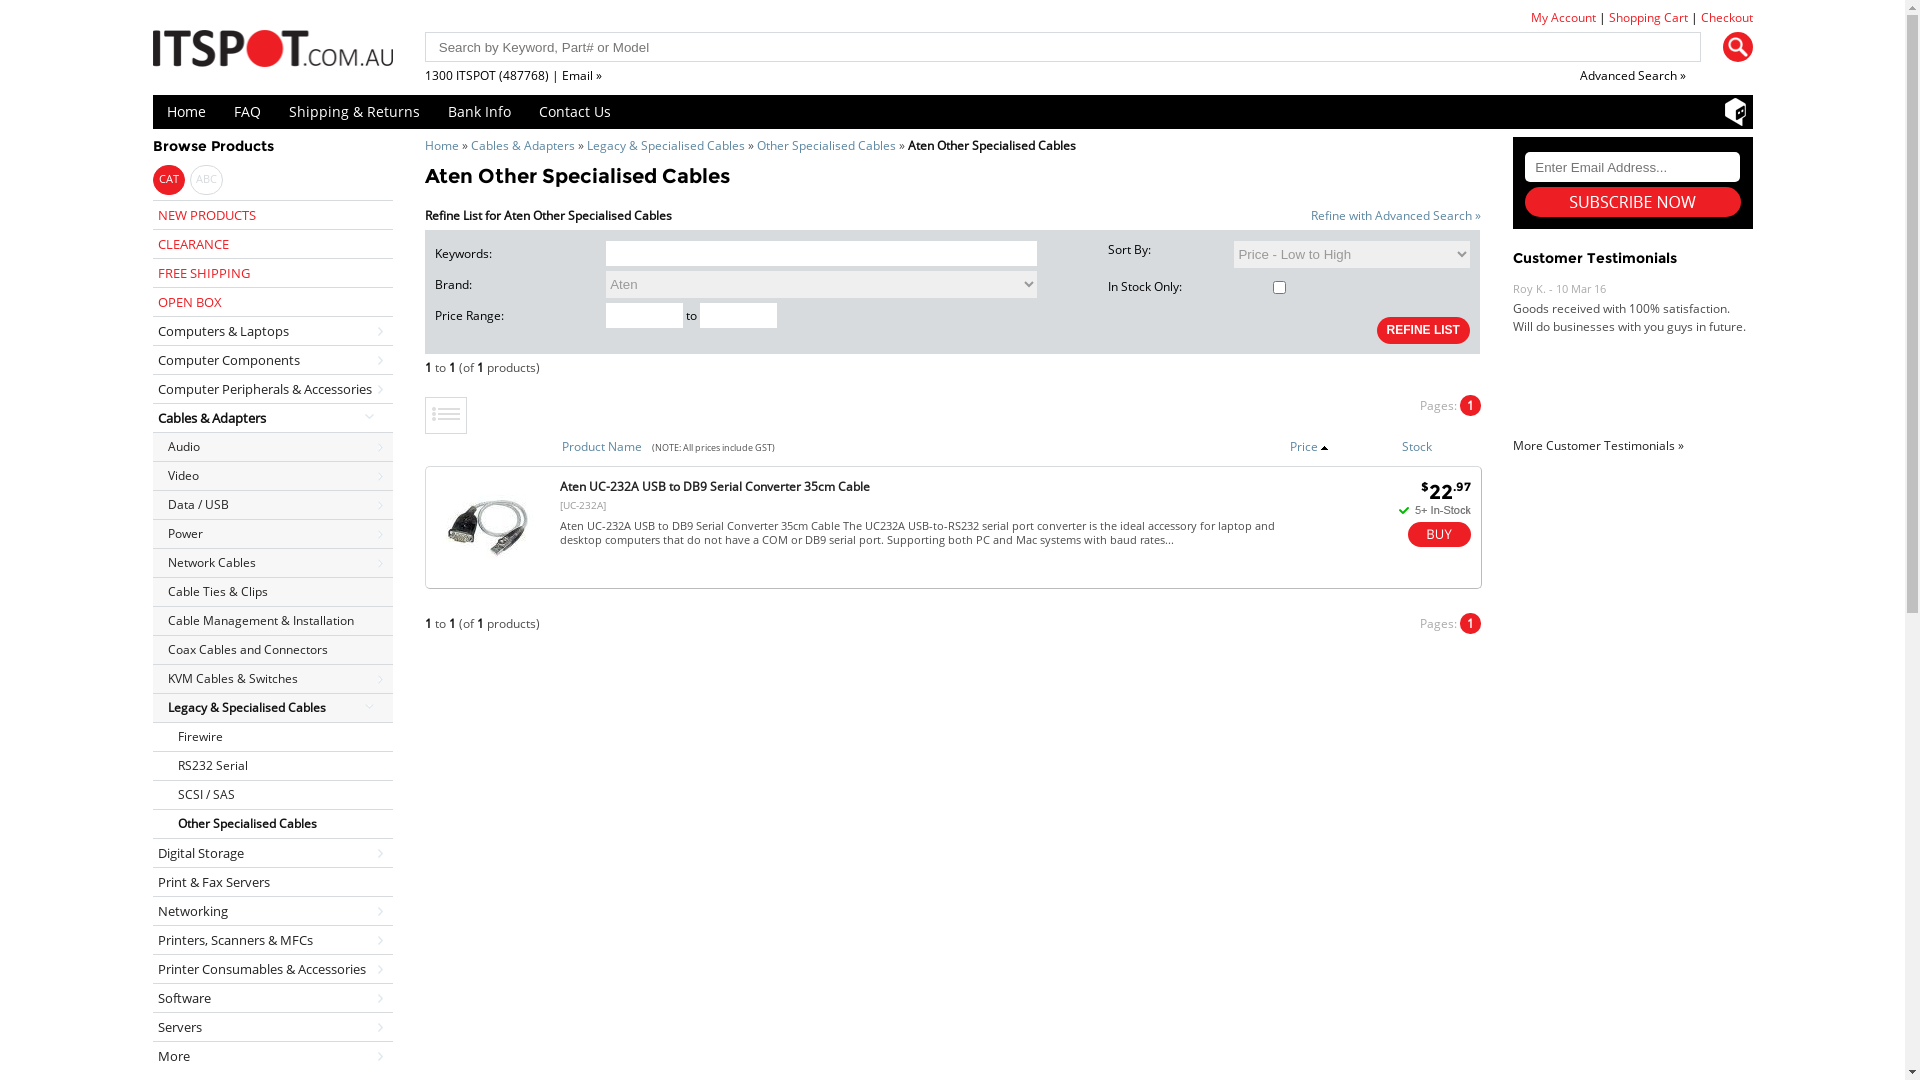  What do you see at coordinates (271, 939) in the screenshot?
I see `'Printers, Scanners & MFCs'` at bounding box center [271, 939].